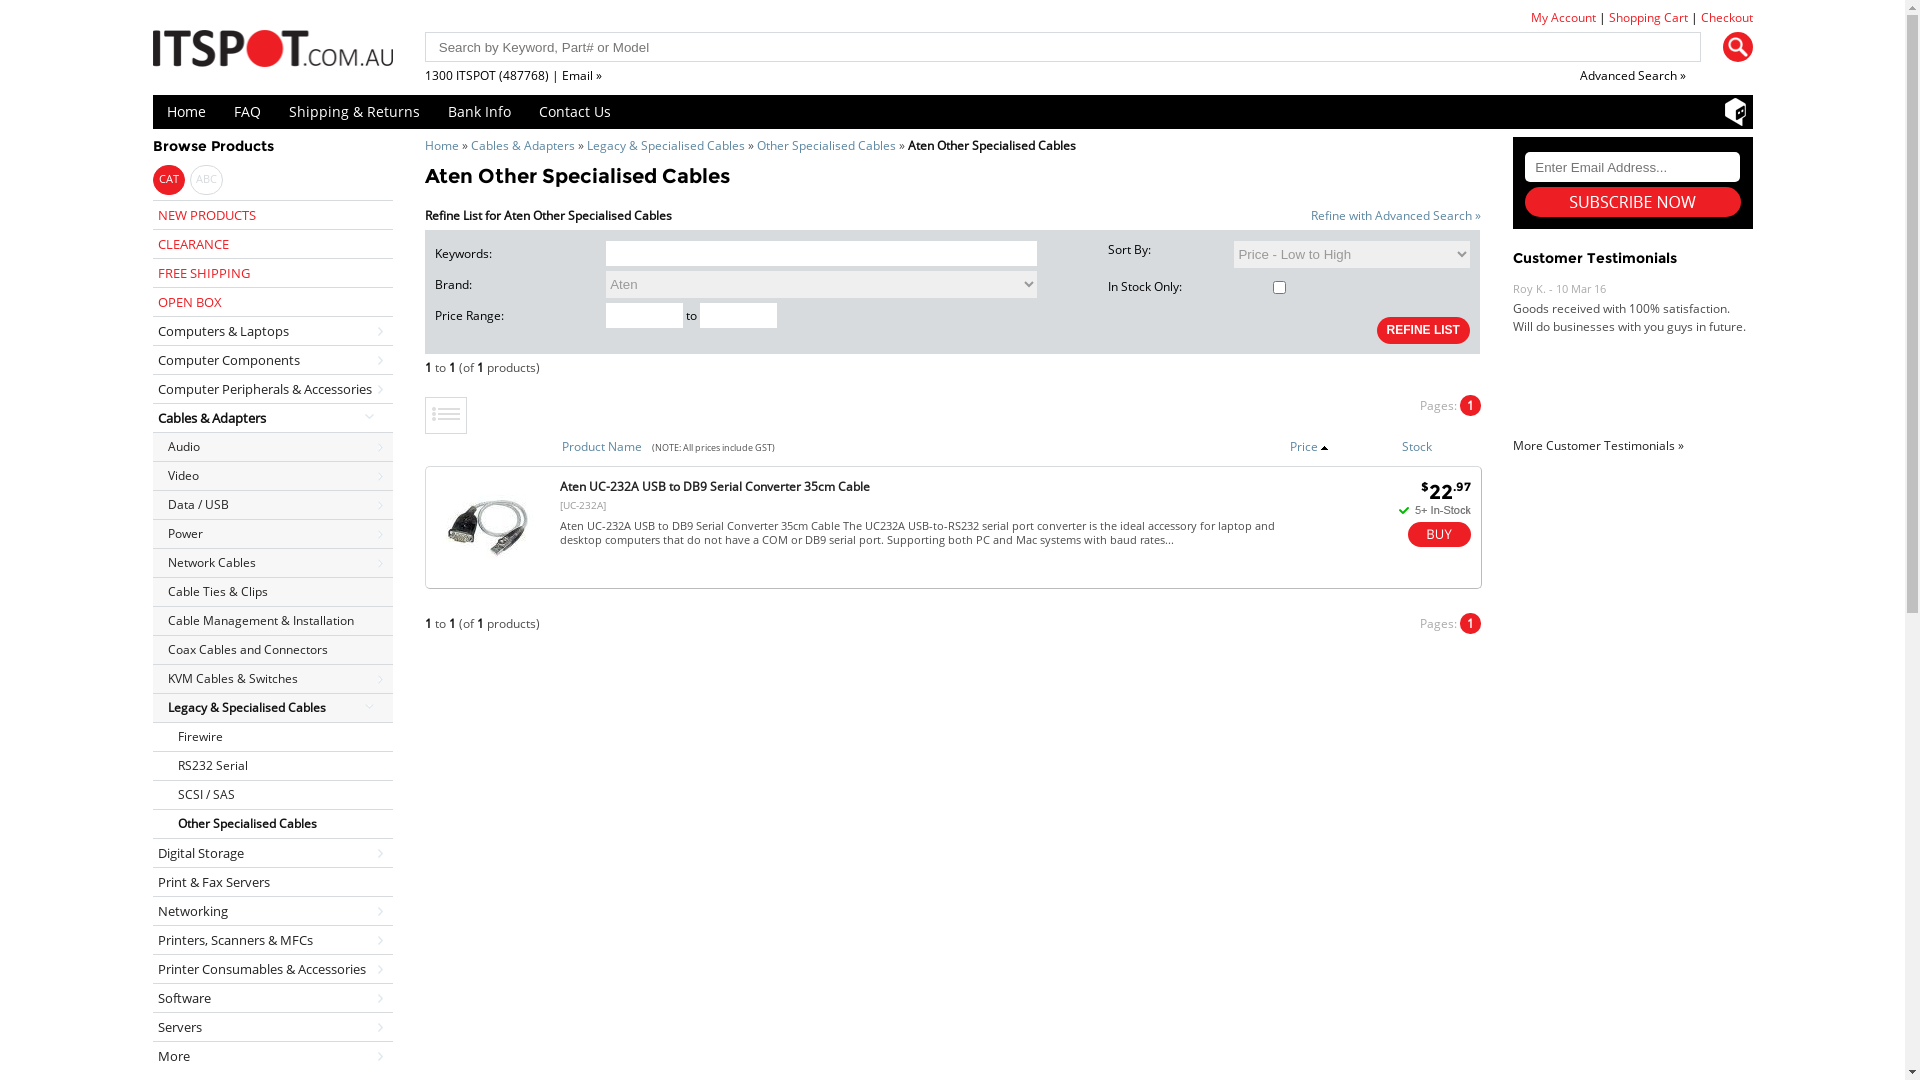  What do you see at coordinates (271, 939) in the screenshot?
I see `'Printers, Scanners & MFCs'` at bounding box center [271, 939].